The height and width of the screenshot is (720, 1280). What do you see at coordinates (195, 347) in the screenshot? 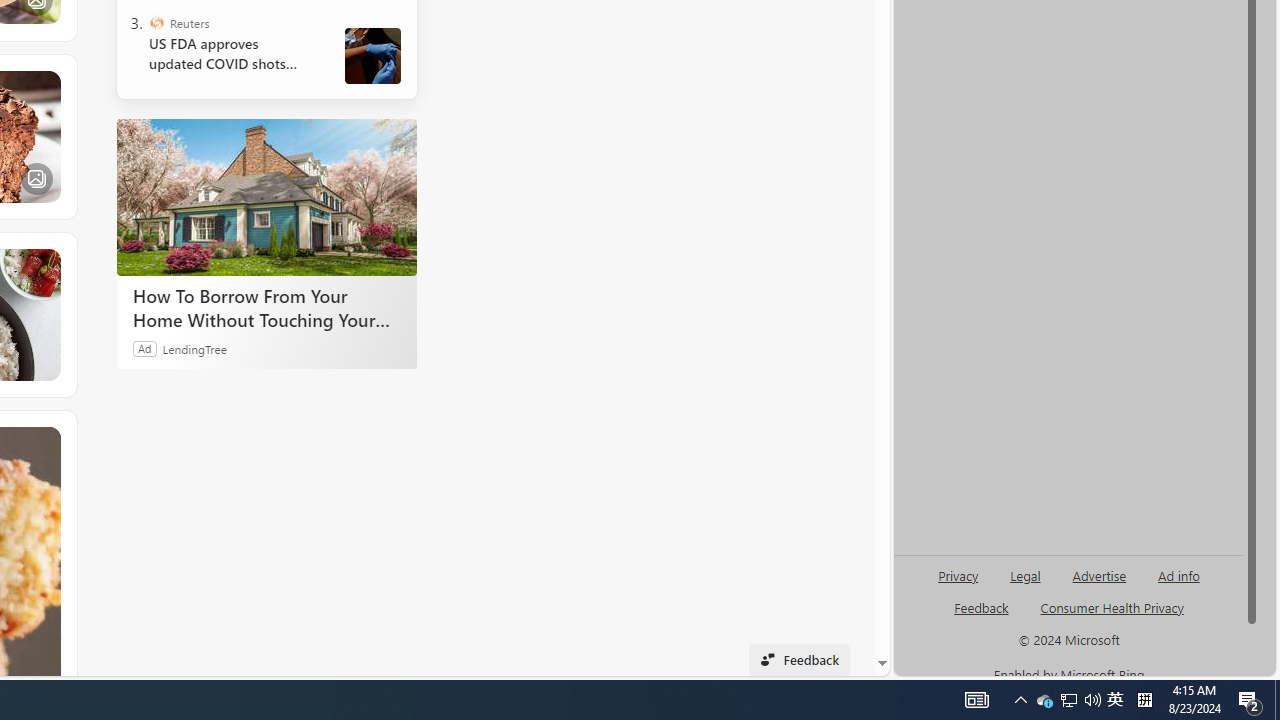
I see `'LendingTree'` at bounding box center [195, 347].